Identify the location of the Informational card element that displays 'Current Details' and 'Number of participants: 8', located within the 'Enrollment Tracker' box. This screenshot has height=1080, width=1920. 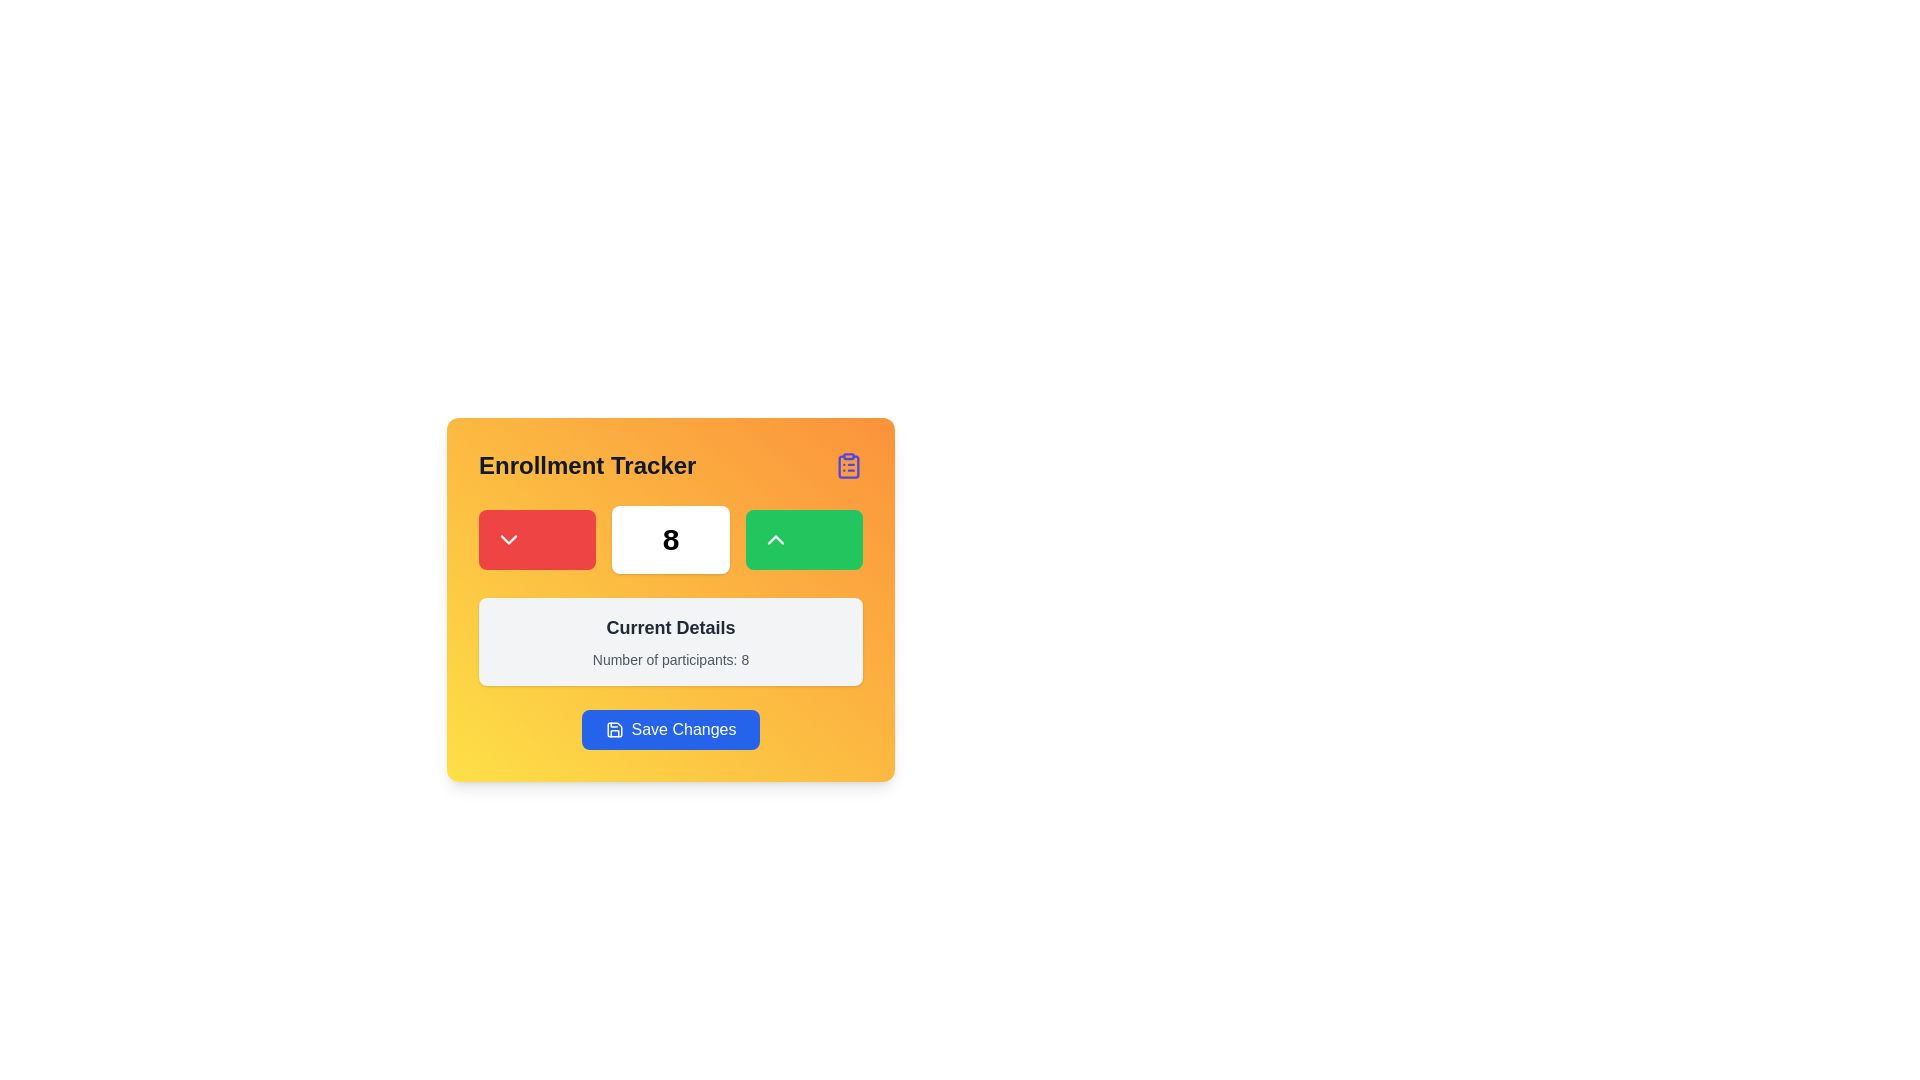
(671, 641).